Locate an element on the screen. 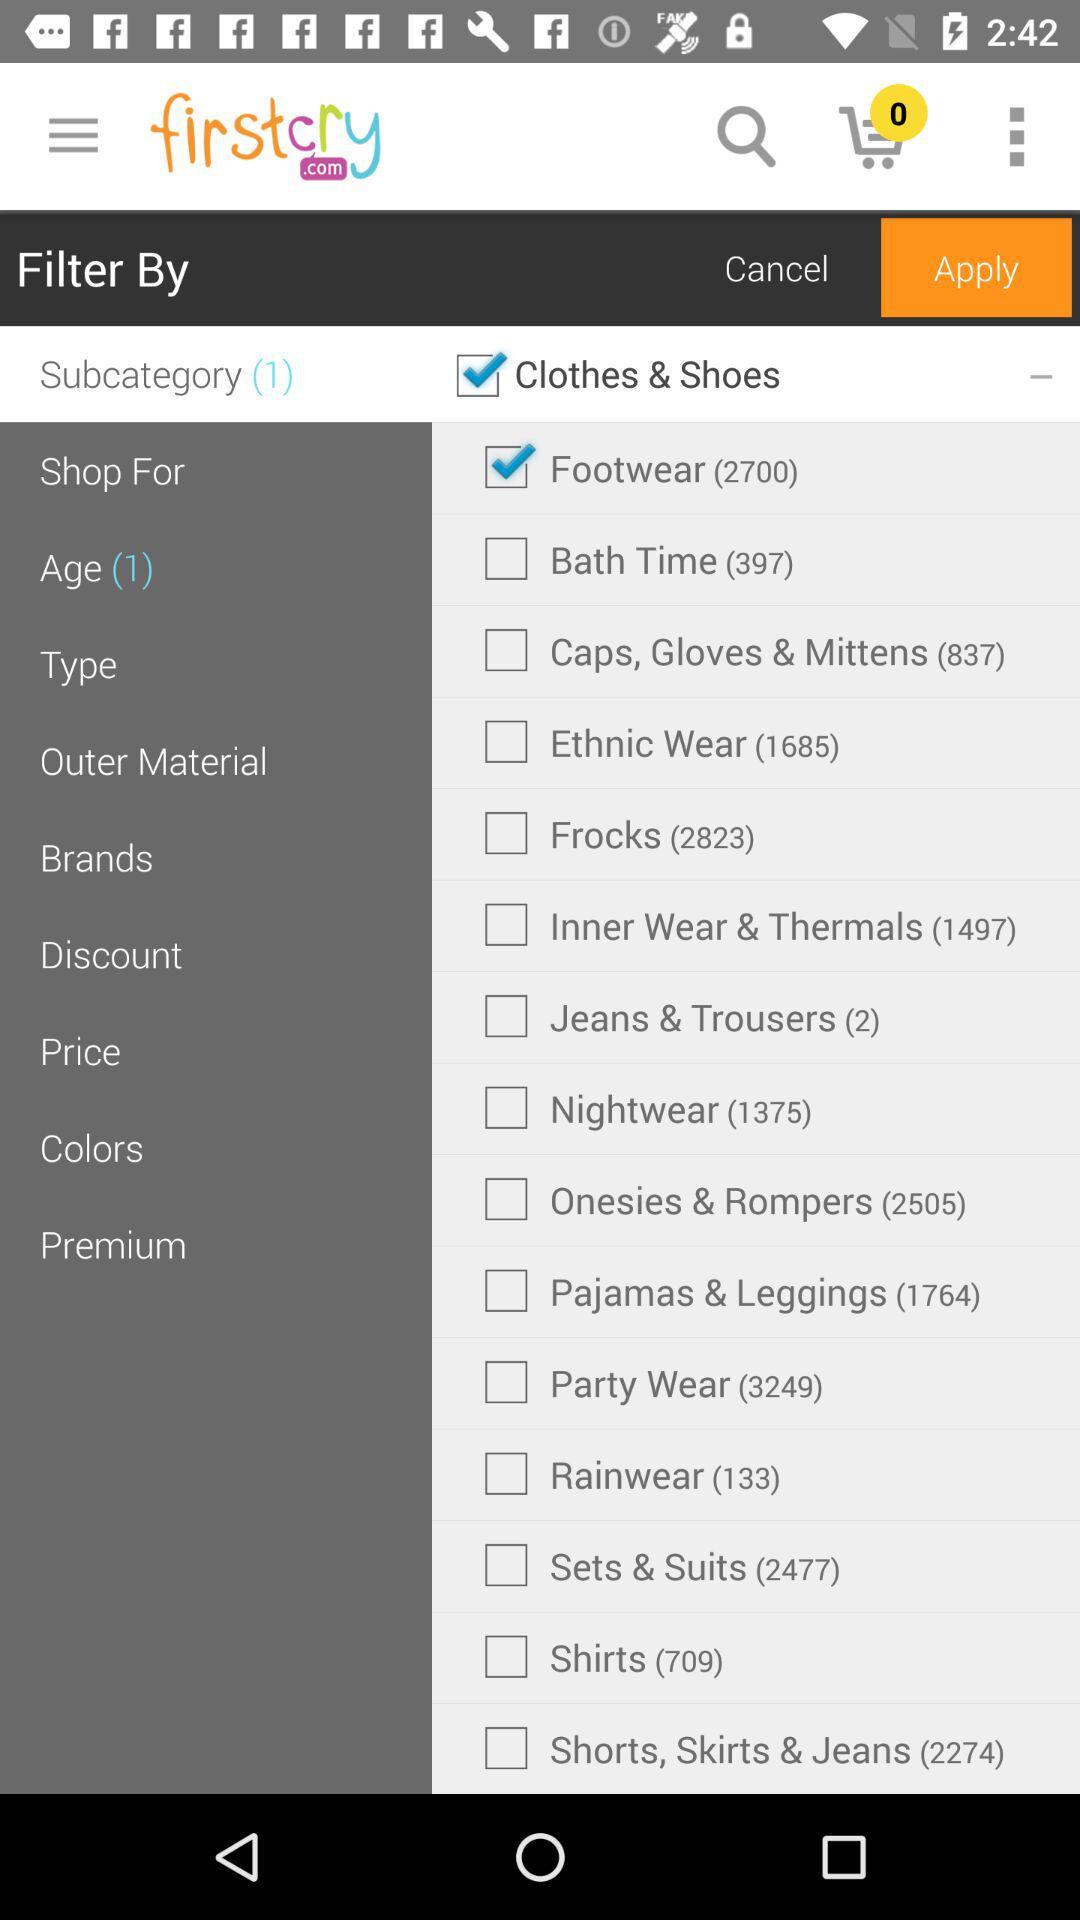 The width and height of the screenshot is (1080, 1920). the item to the left of onesies & rompers (2505) is located at coordinates (113, 1243).